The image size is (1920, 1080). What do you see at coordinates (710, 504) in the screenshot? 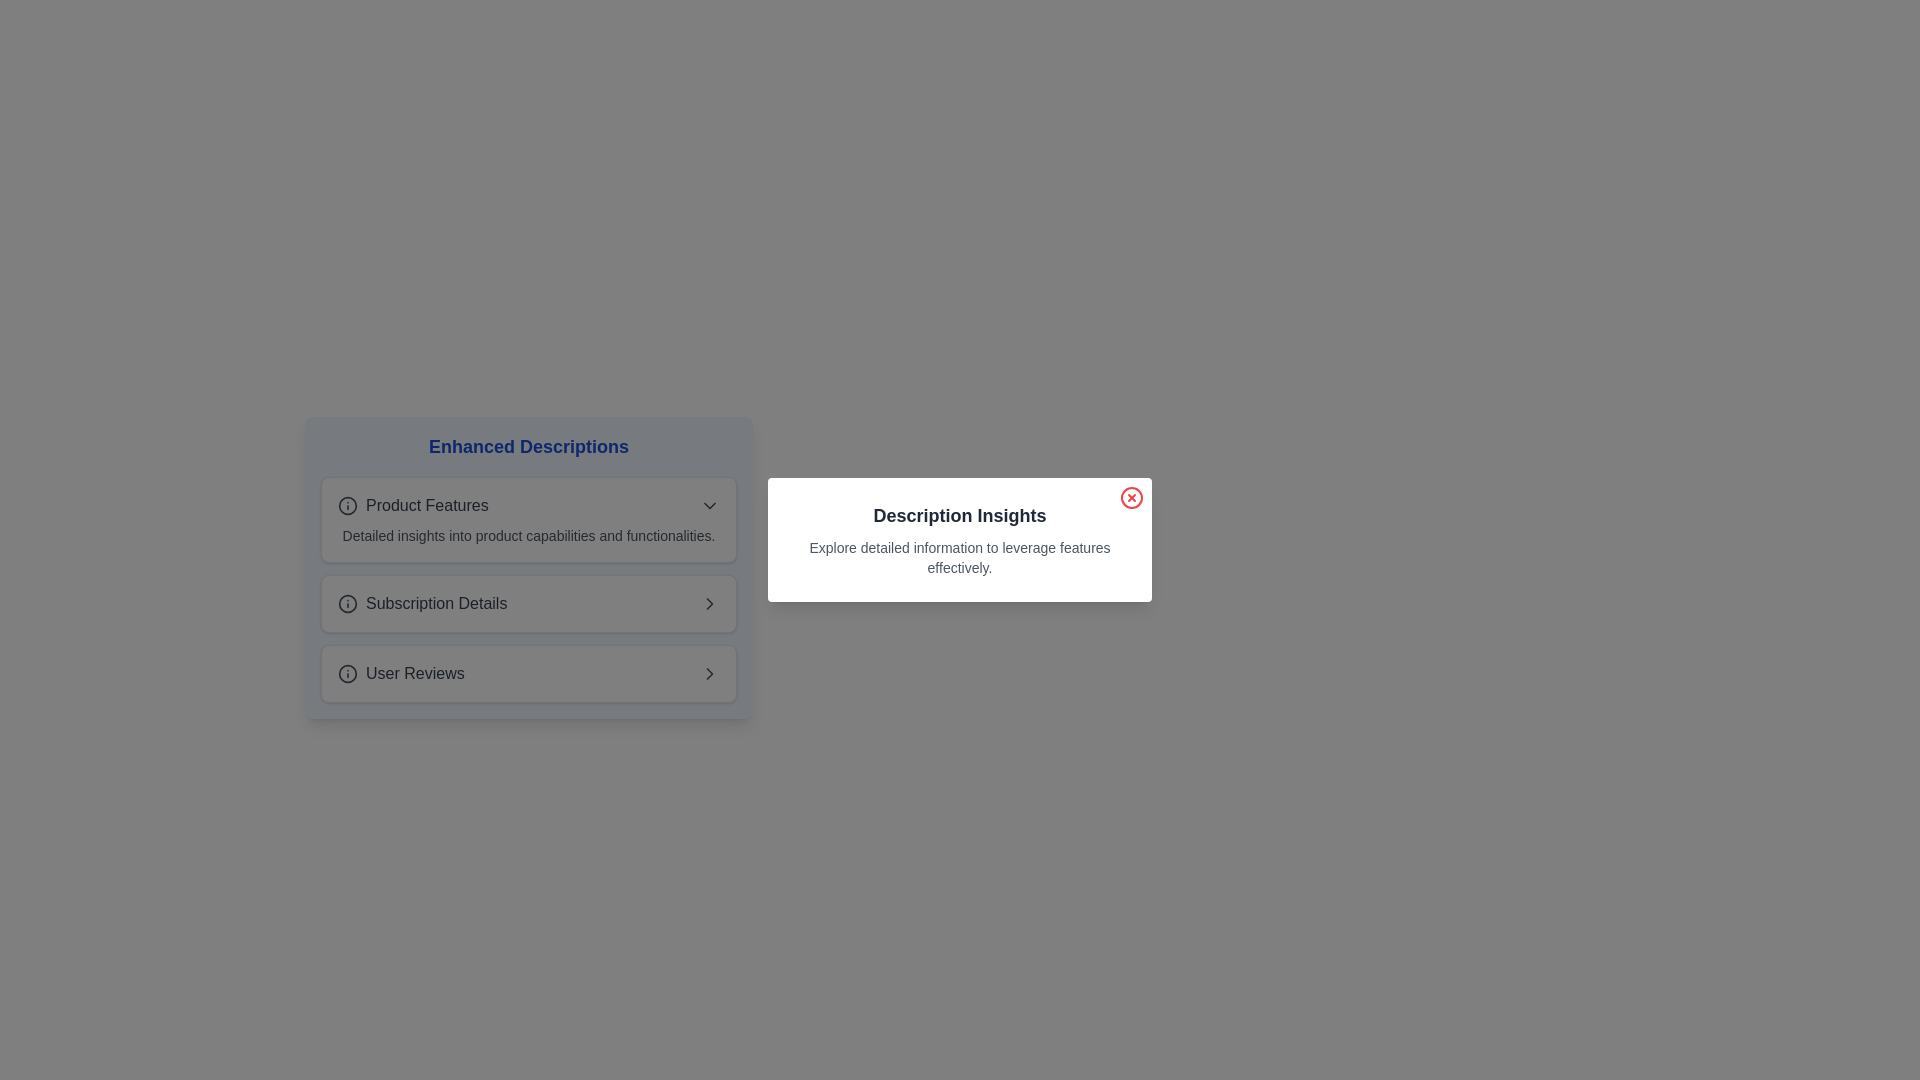
I see `the downward-pointing chevron icon located to the right of the 'Product Features' text` at bounding box center [710, 504].